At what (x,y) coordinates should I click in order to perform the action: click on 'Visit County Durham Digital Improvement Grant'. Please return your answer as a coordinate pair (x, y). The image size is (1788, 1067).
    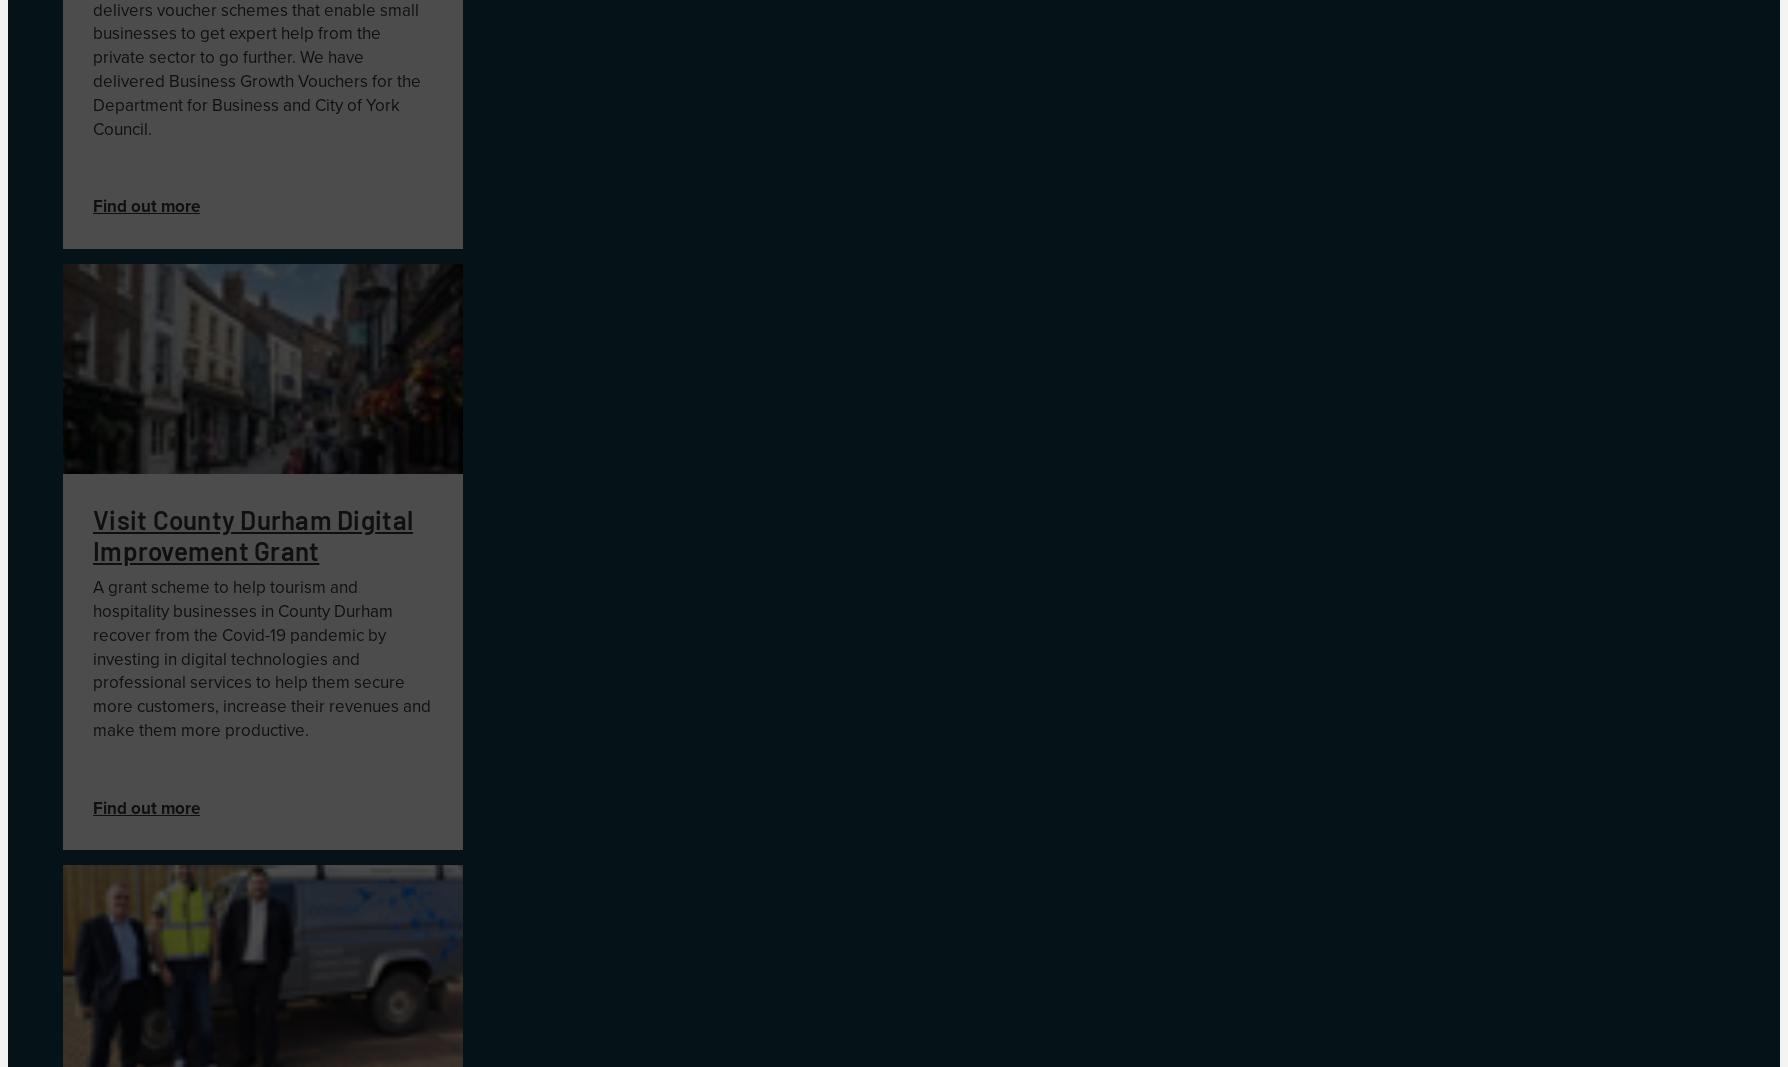
    Looking at the image, I should click on (92, 534).